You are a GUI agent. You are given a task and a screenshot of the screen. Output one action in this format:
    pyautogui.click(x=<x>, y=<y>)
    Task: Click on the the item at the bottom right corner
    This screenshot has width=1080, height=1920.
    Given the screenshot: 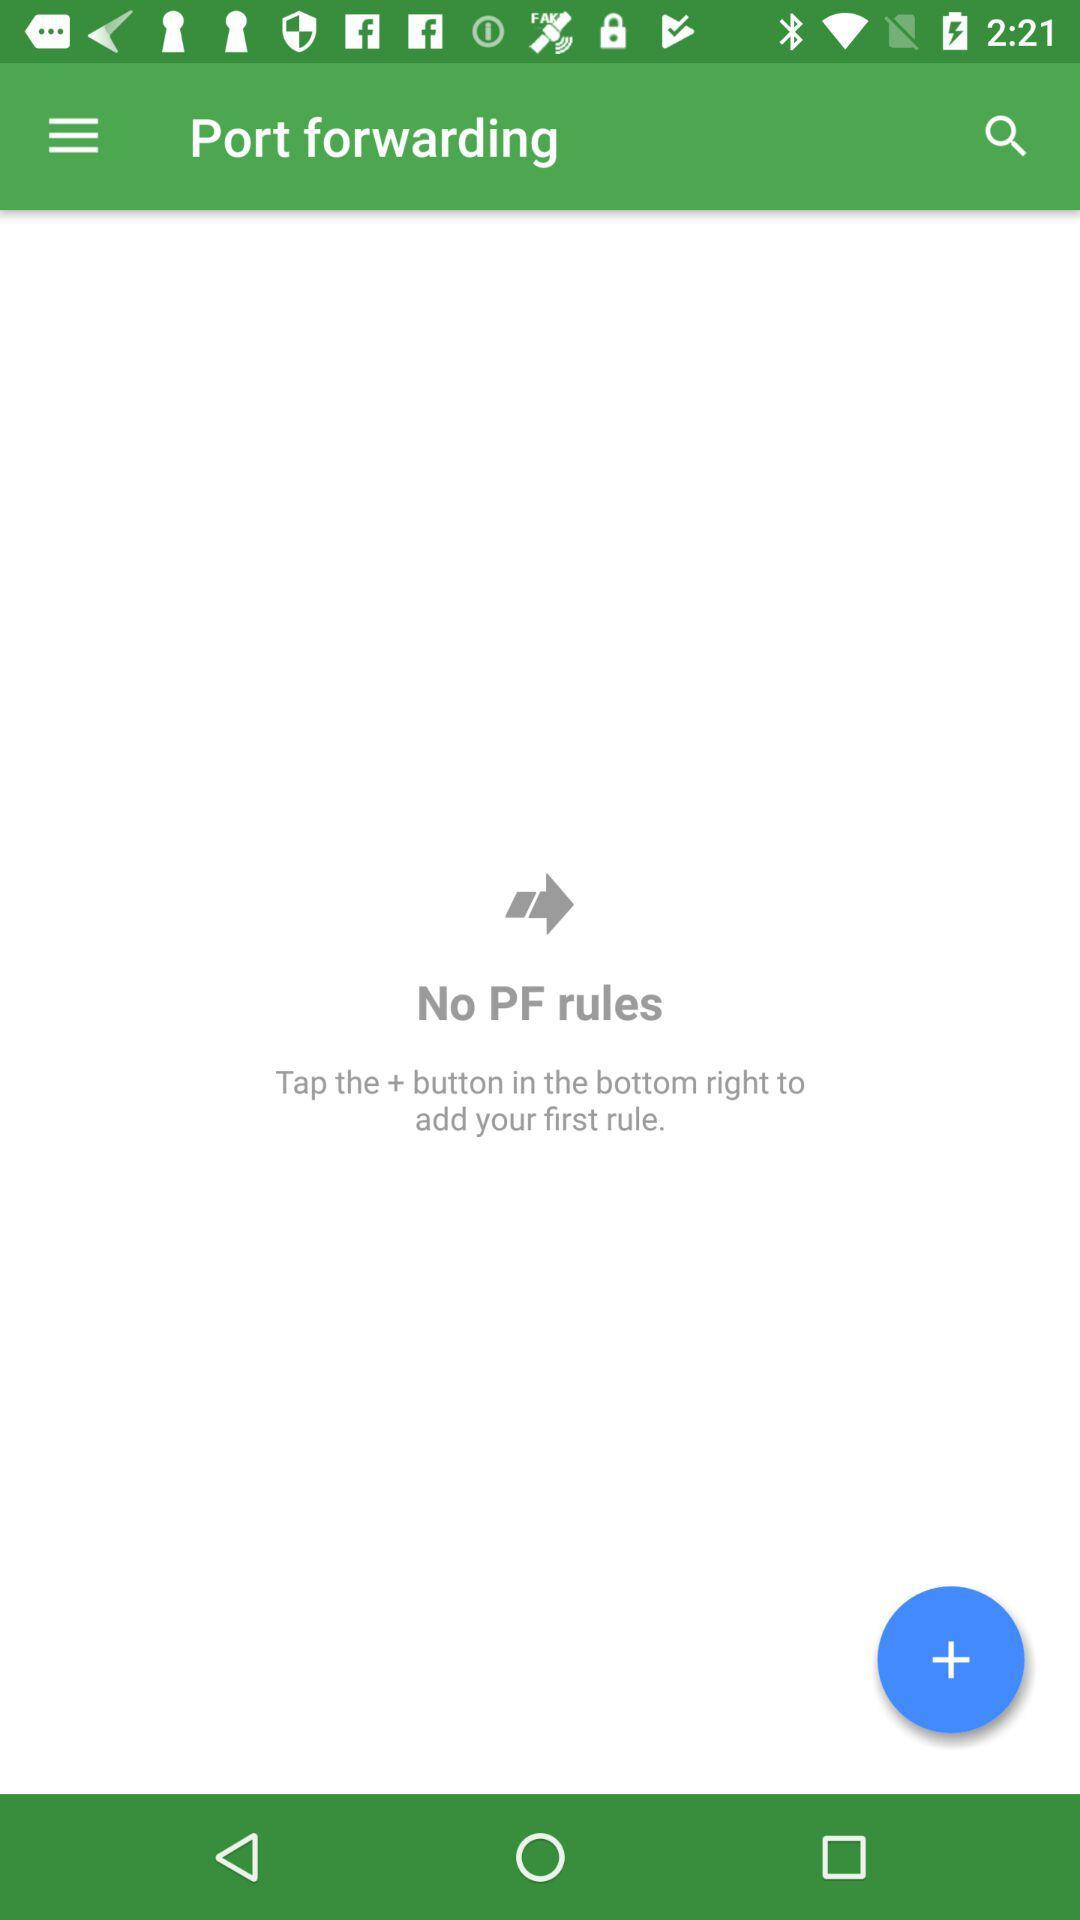 What is the action you would take?
    pyautogui.click(x=950, y=1659)
    